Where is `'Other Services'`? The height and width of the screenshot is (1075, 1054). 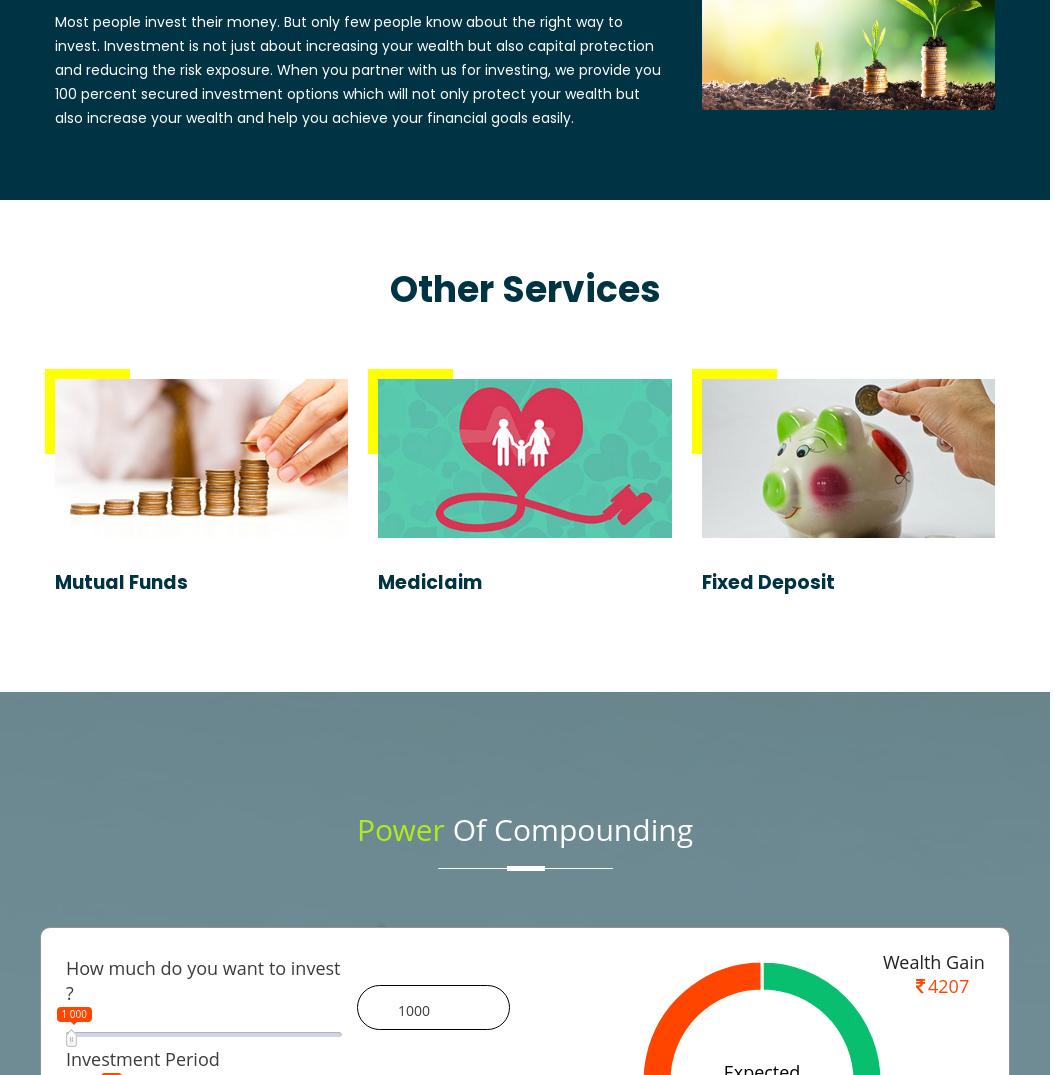
'Other Services' is located at coordinates (523, 288).